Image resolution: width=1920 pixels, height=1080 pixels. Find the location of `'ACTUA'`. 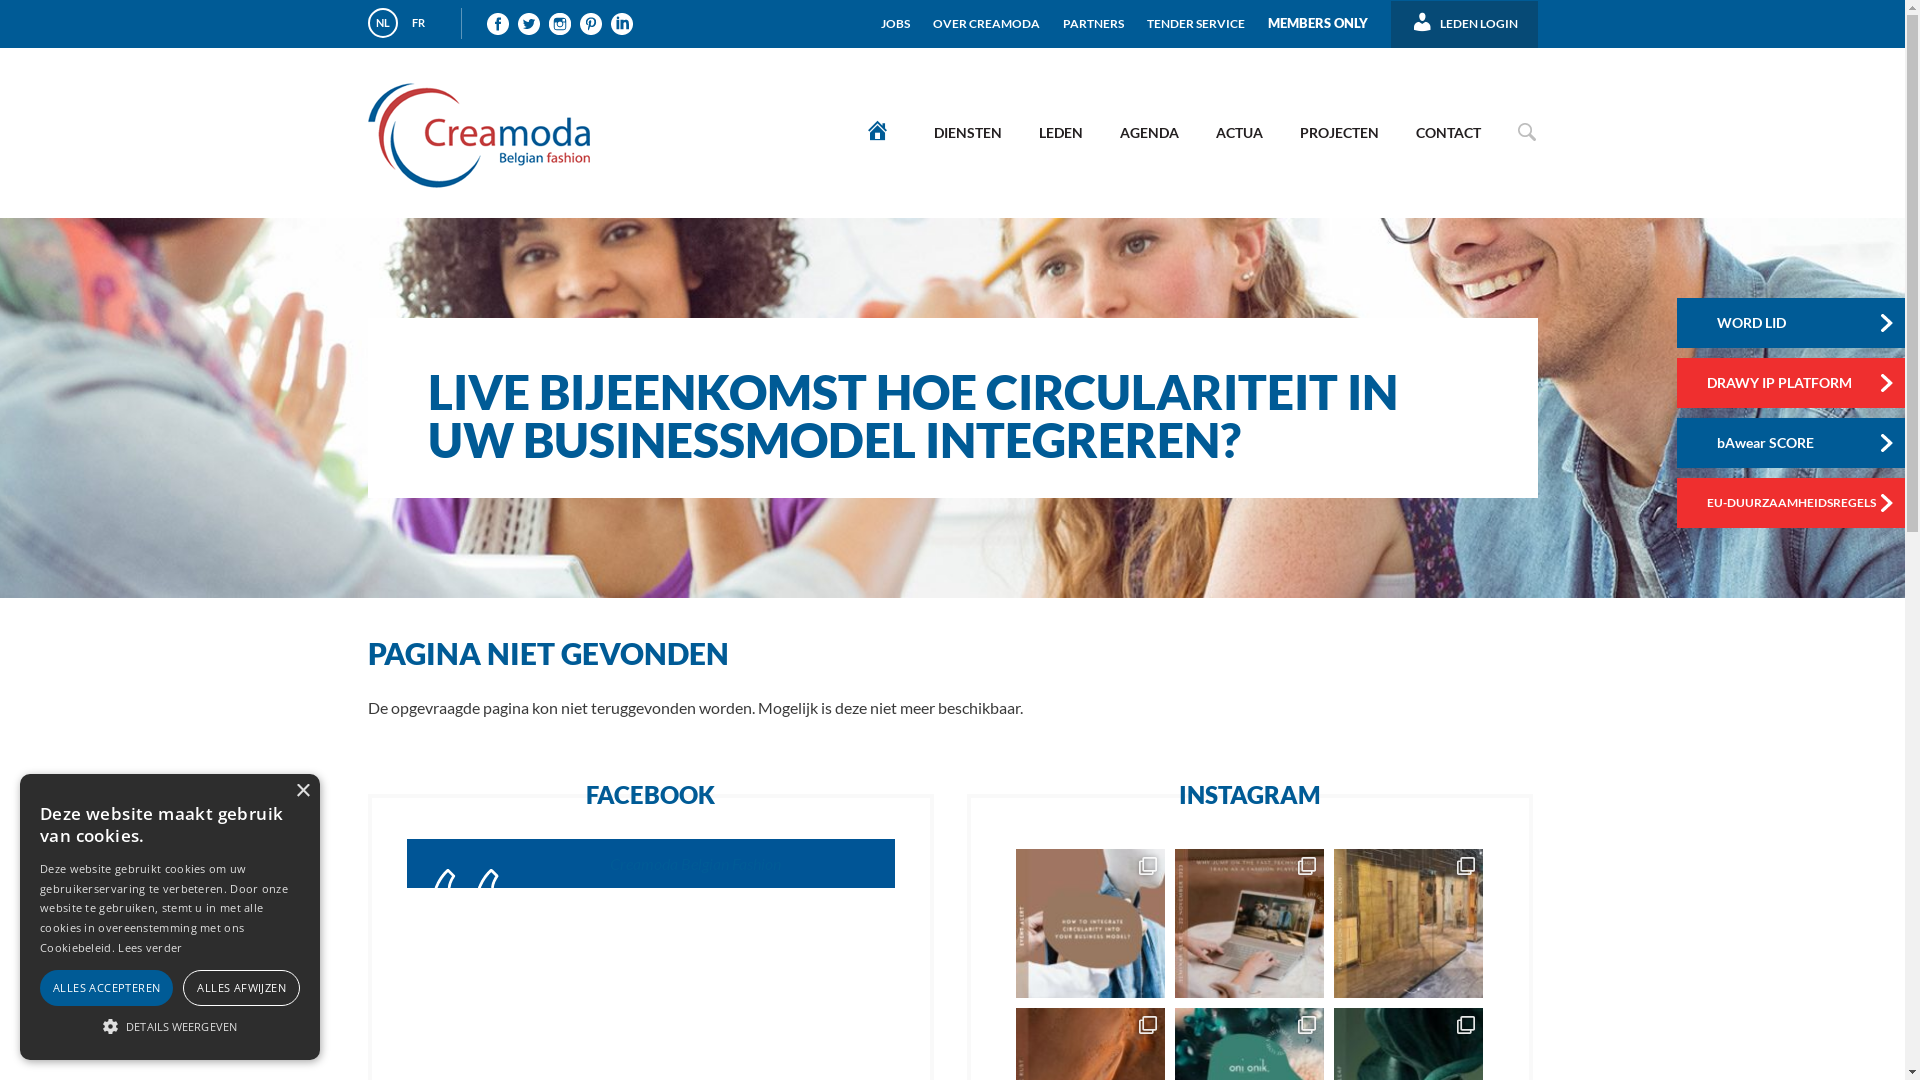

'ACTUA' is located at coordinates (1237, 132).